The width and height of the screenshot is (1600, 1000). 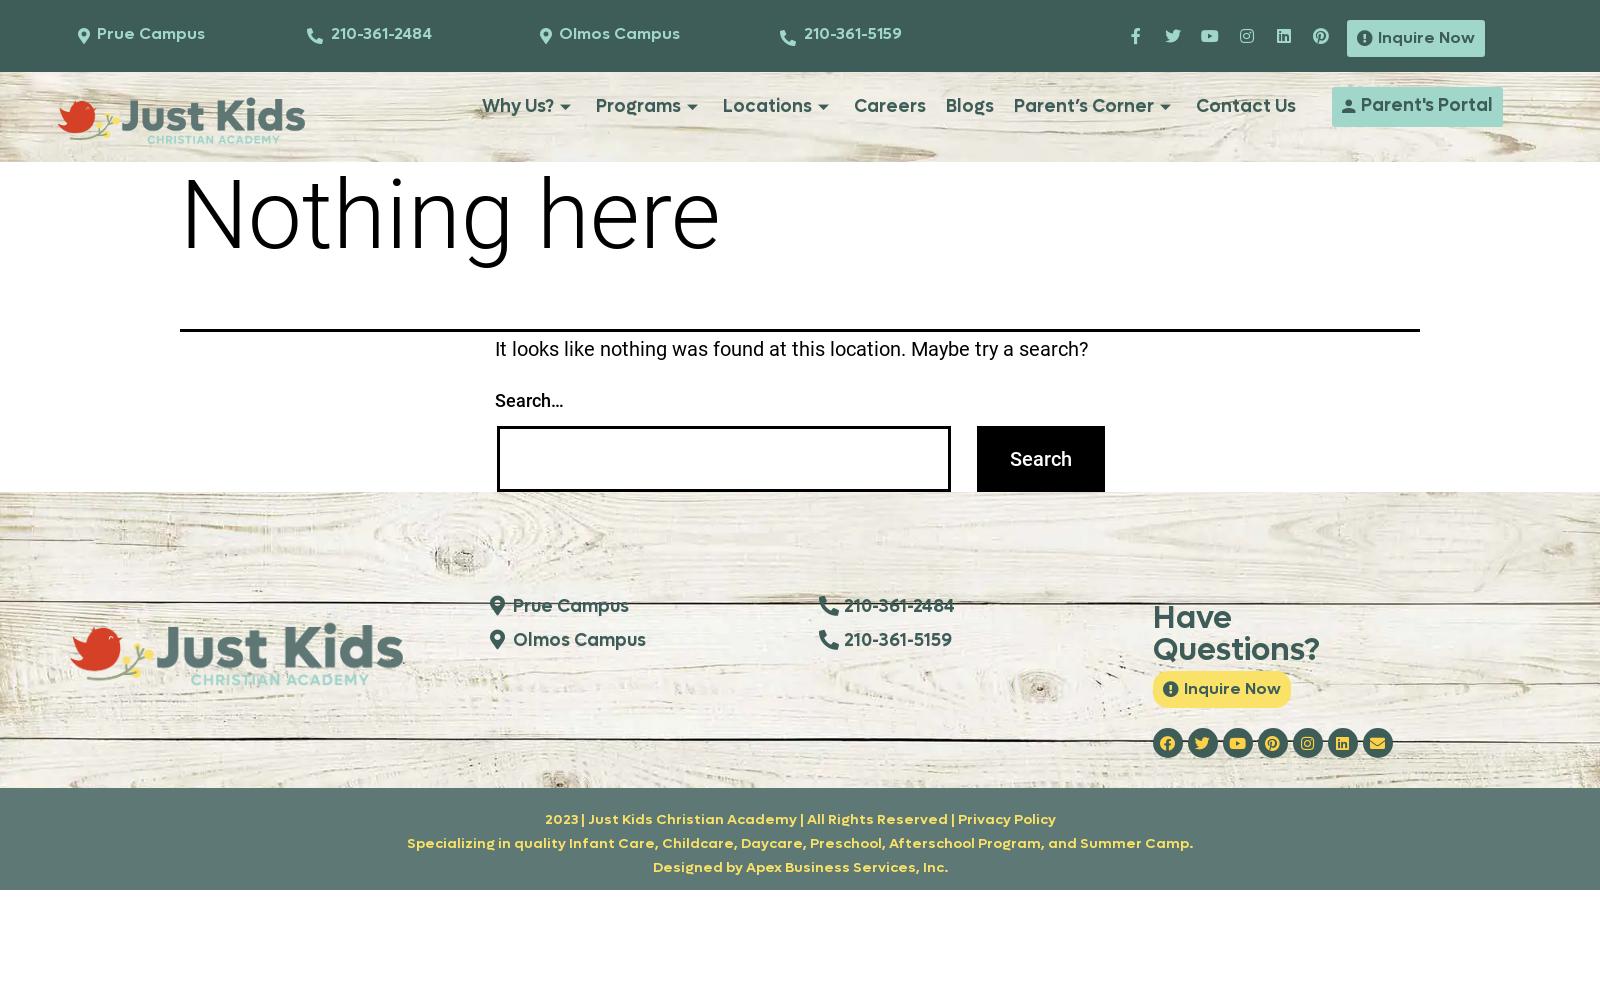 I want to click on 'Toddlers', so click(x=633, y=202).